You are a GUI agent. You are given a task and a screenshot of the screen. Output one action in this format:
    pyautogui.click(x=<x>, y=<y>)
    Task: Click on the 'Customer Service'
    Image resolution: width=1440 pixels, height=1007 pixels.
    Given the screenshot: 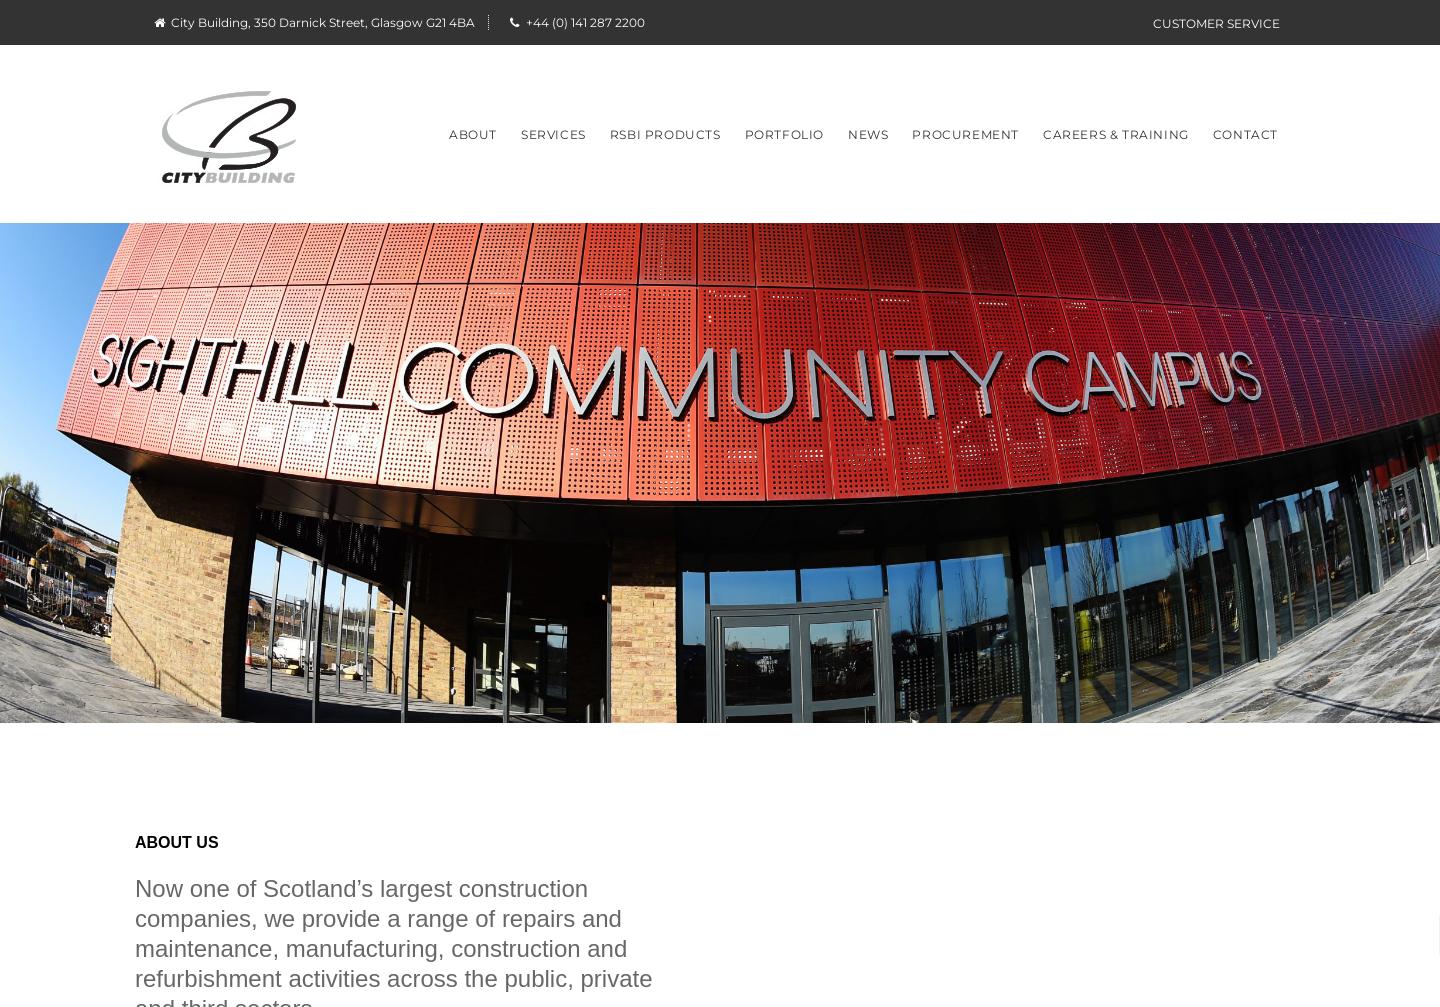 What is the action you would take?
    pyautogui.click(x=1215, y=22)
    